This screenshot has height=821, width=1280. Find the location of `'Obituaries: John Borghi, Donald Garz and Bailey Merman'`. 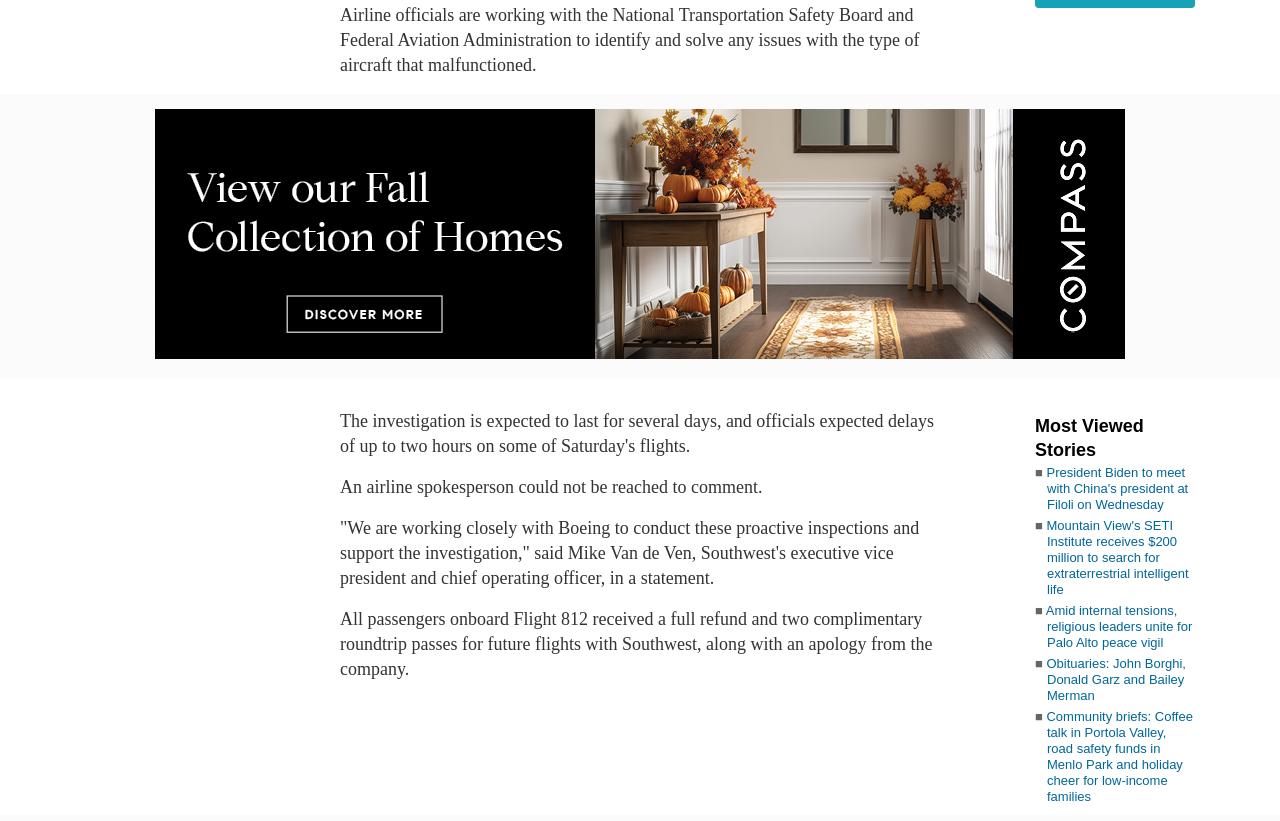

'Obituaries: John Borghi, Donald Garz and Bailey Merman' is located at coordinates (1045, 678).